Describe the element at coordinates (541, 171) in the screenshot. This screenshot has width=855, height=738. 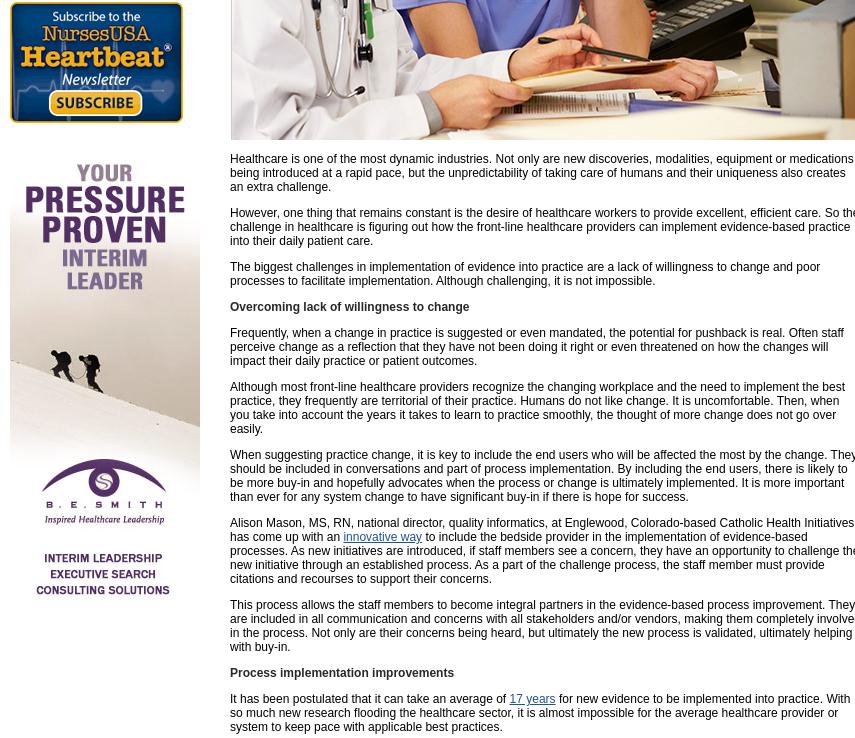
I see `'Healthcare is one of the most dynamic industries. Not only are new discoveries, modalities, equipment or medications being introduced at a rapid pace, but the unpredictability of taking care of humans and their uniqueness also creates an extra challenge.'` at that location.